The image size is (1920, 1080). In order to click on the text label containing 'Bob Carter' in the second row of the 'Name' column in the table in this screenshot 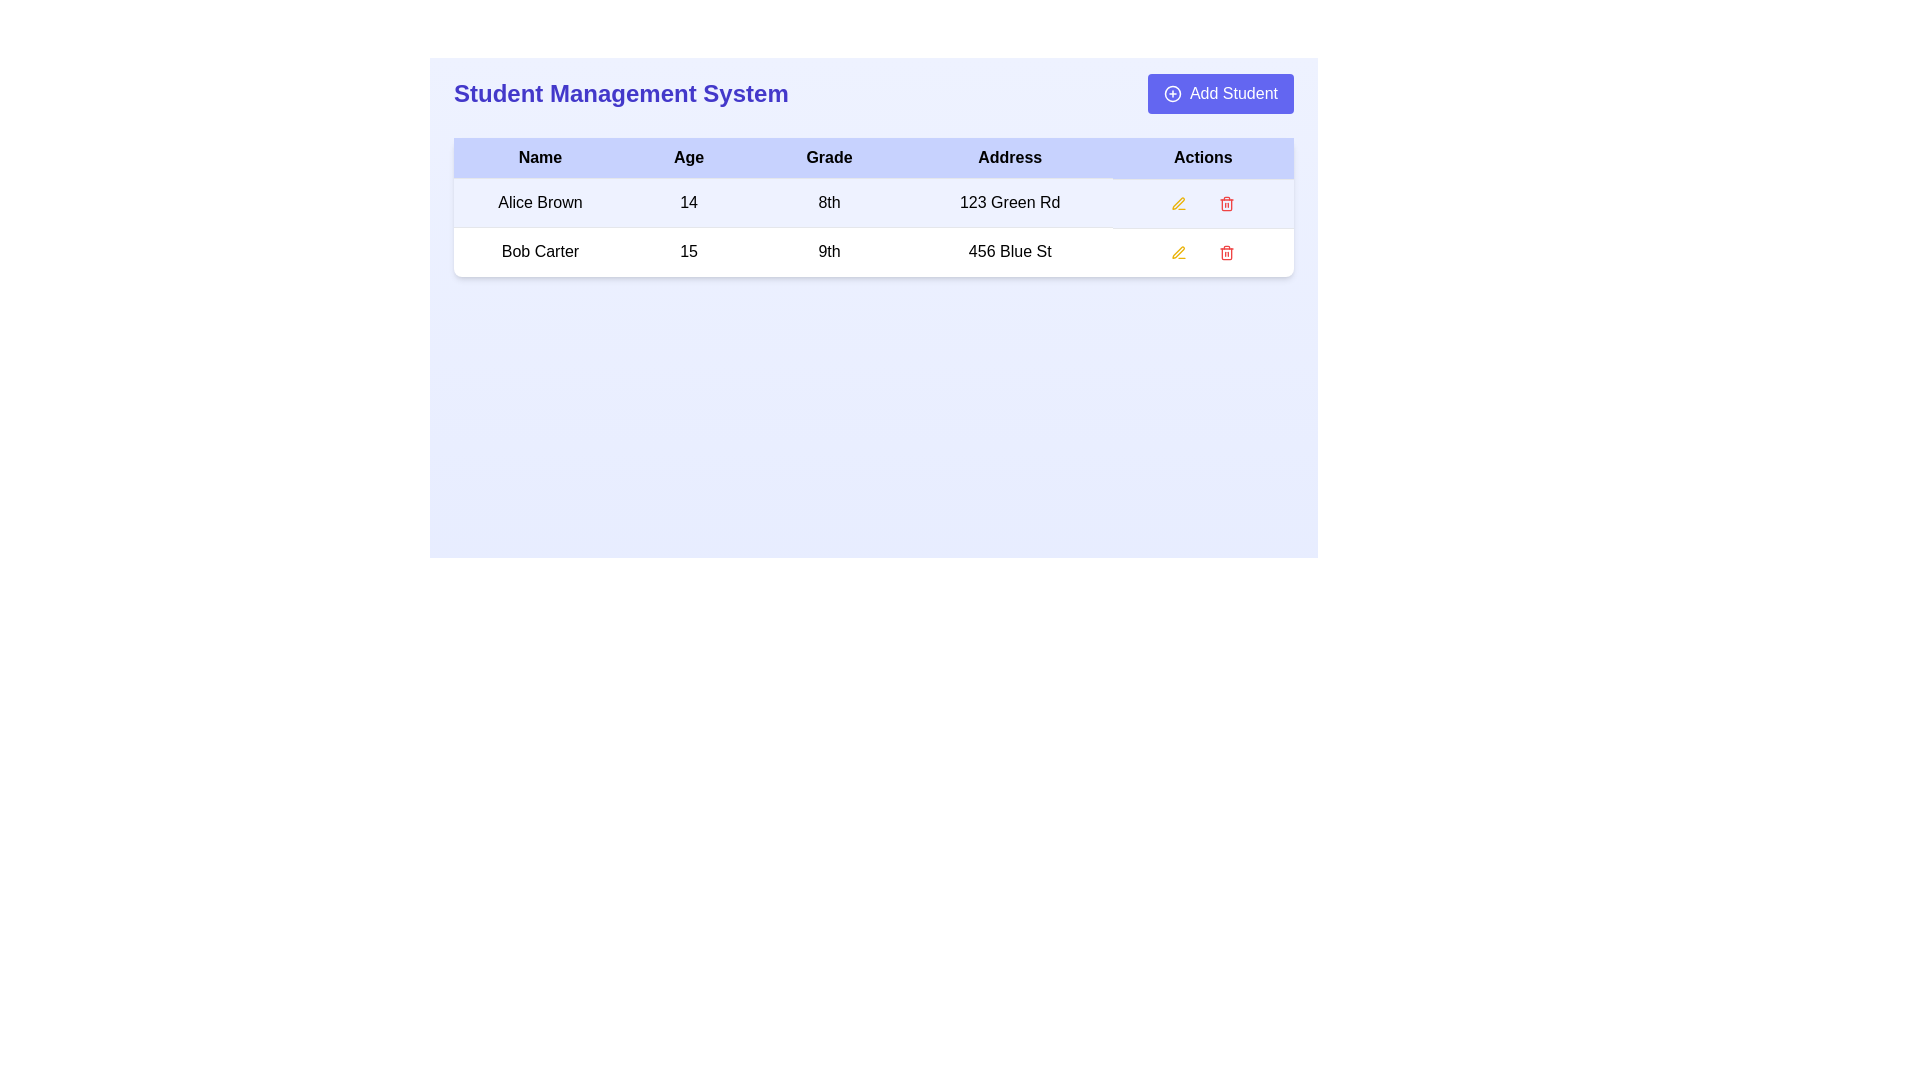, I will do `click(540, 250)`.